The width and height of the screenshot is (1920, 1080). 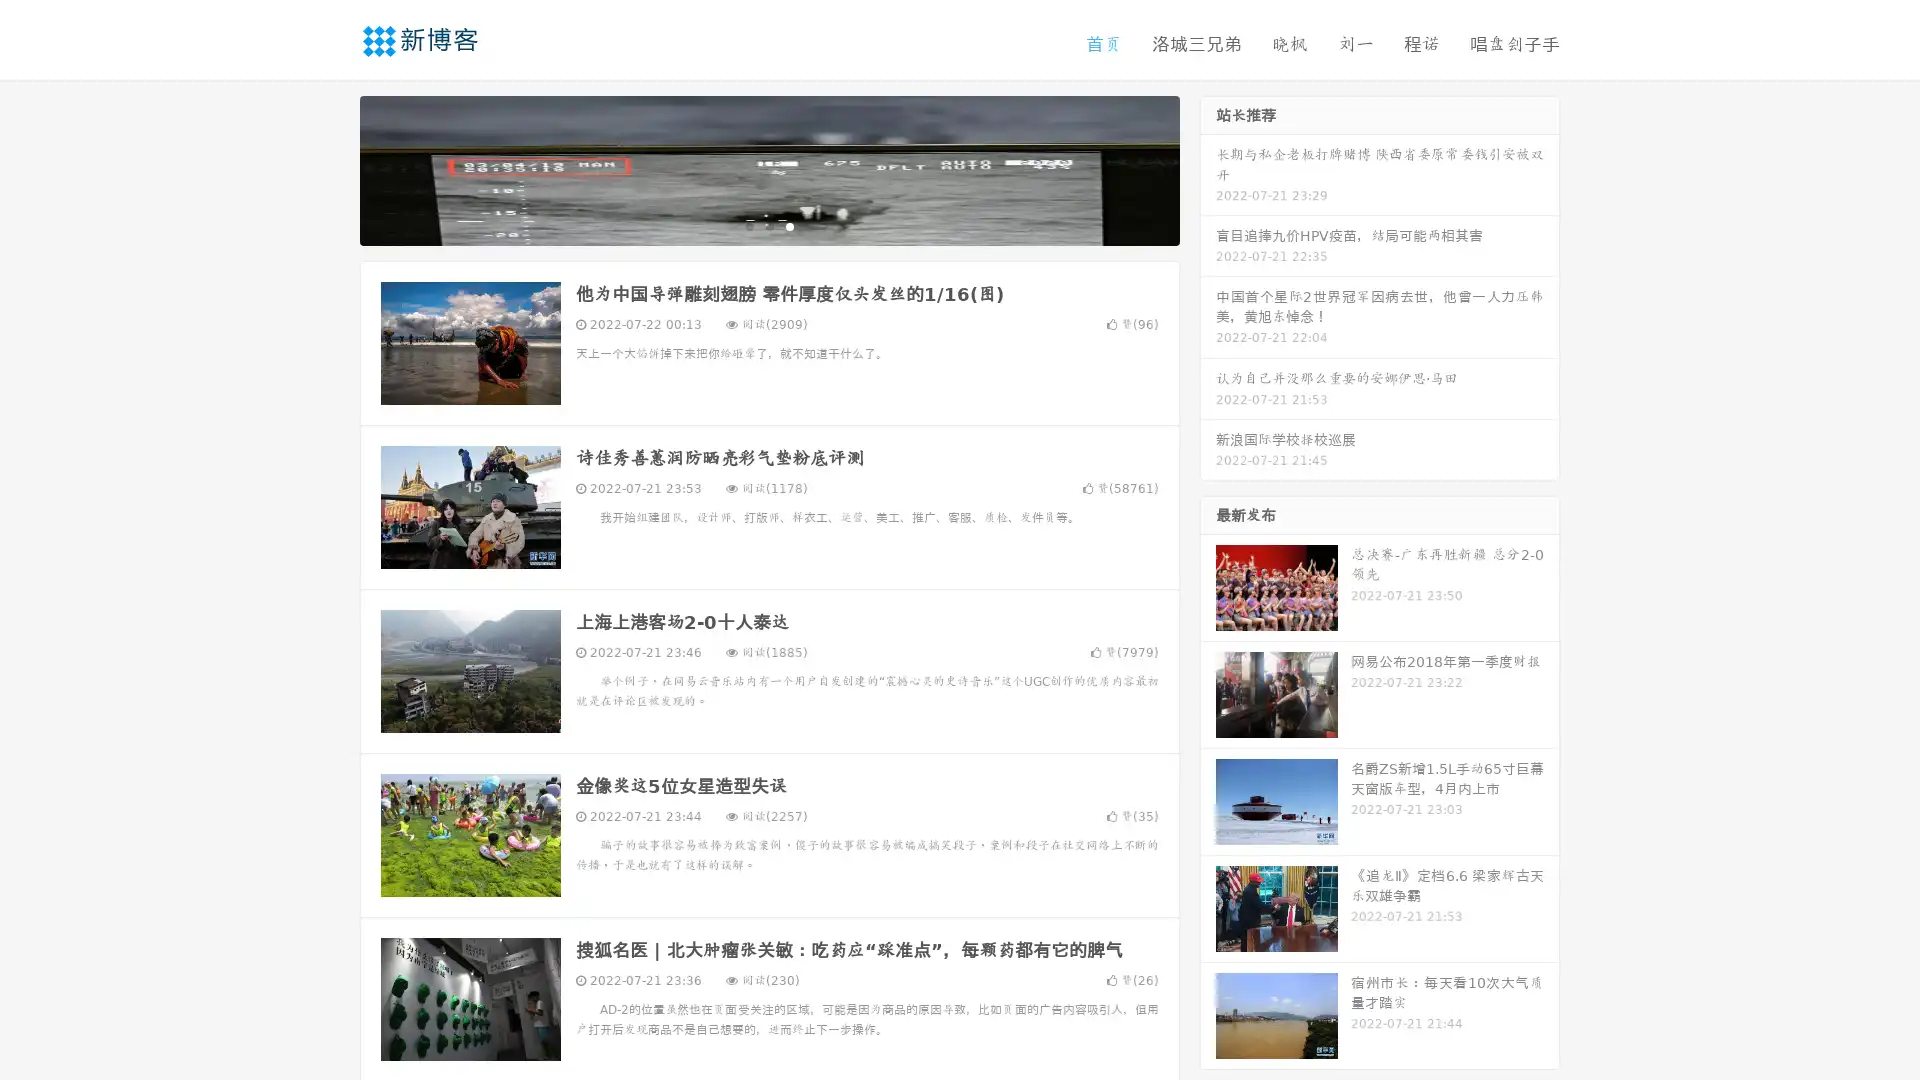 I want to click on Go to slide 3, so click(x=789, y=225).